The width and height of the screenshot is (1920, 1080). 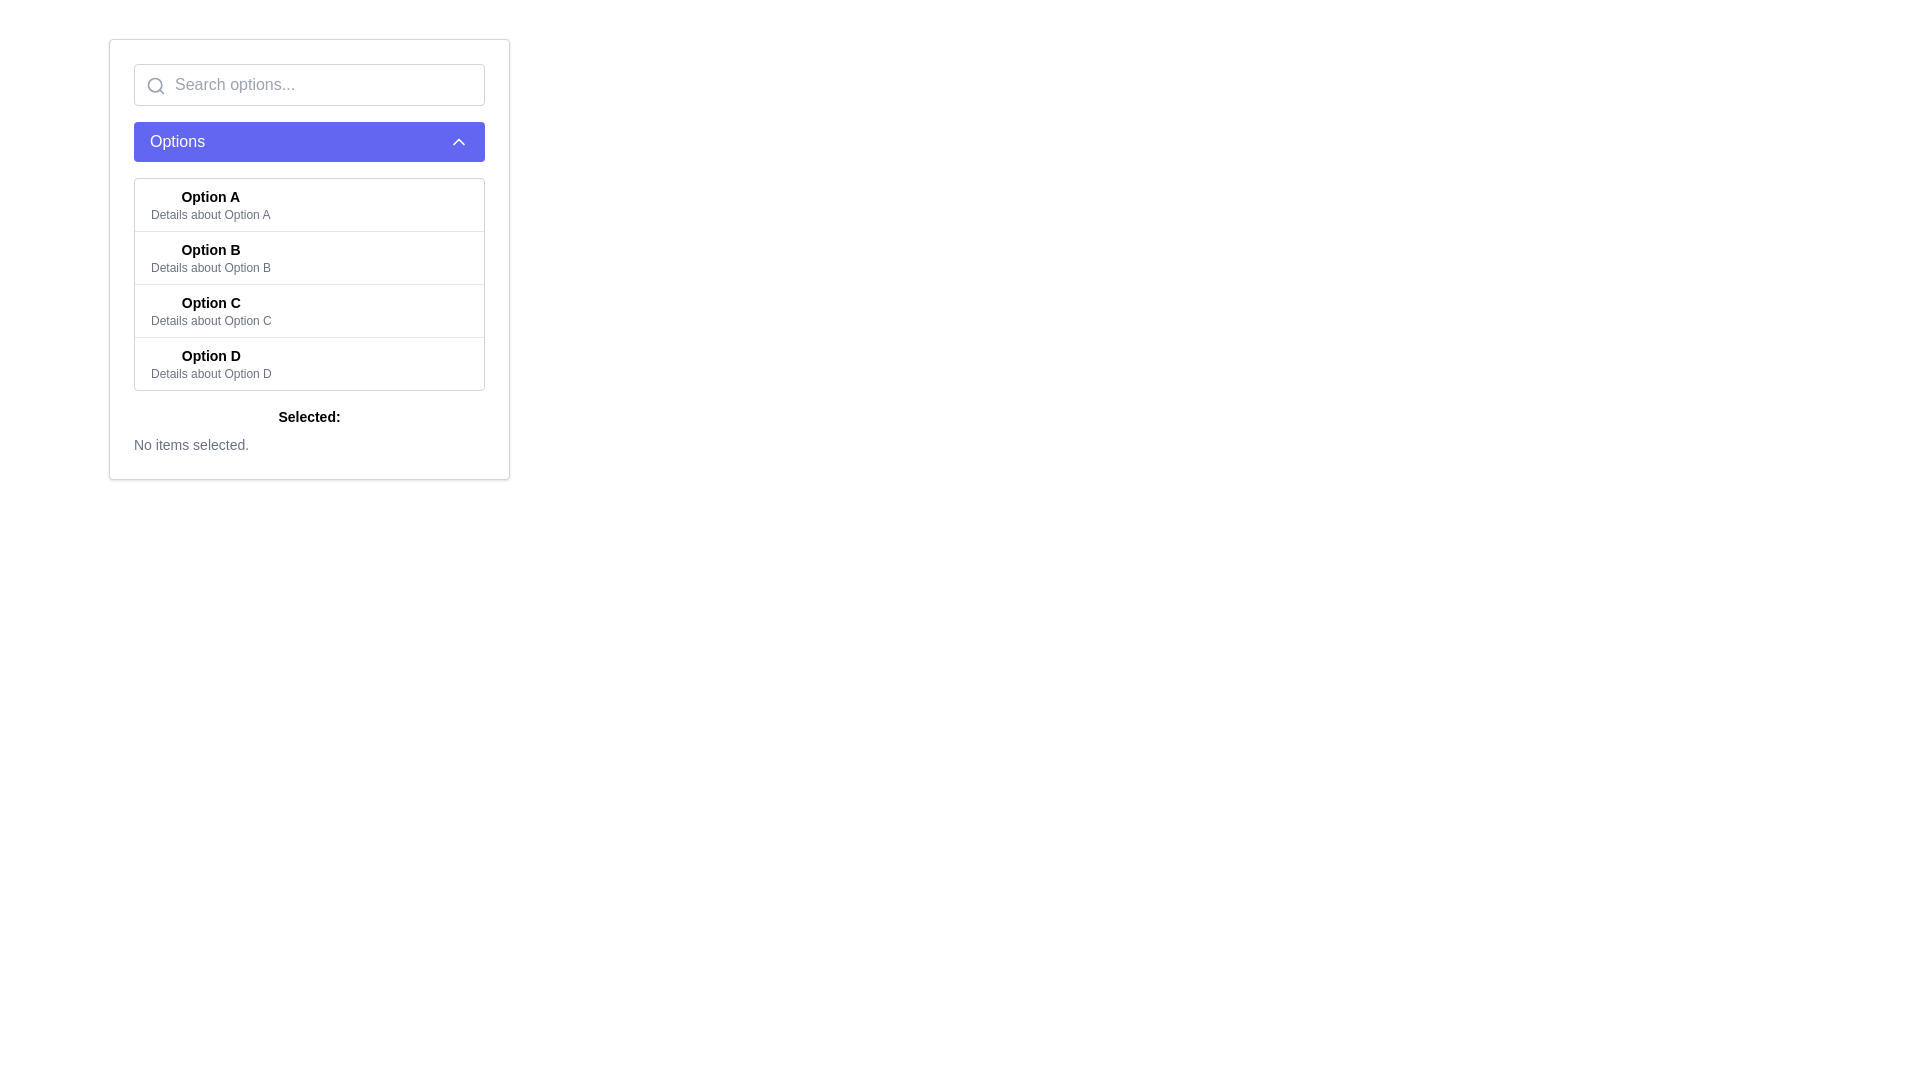 What do you see at coordinates (211, 303) in the screenshot?
I see `the static text label that serves as a visual identifier for the third option in the dropdown menu, located between 'Option B' and 'Option D'` at bounding box center [211, 303].